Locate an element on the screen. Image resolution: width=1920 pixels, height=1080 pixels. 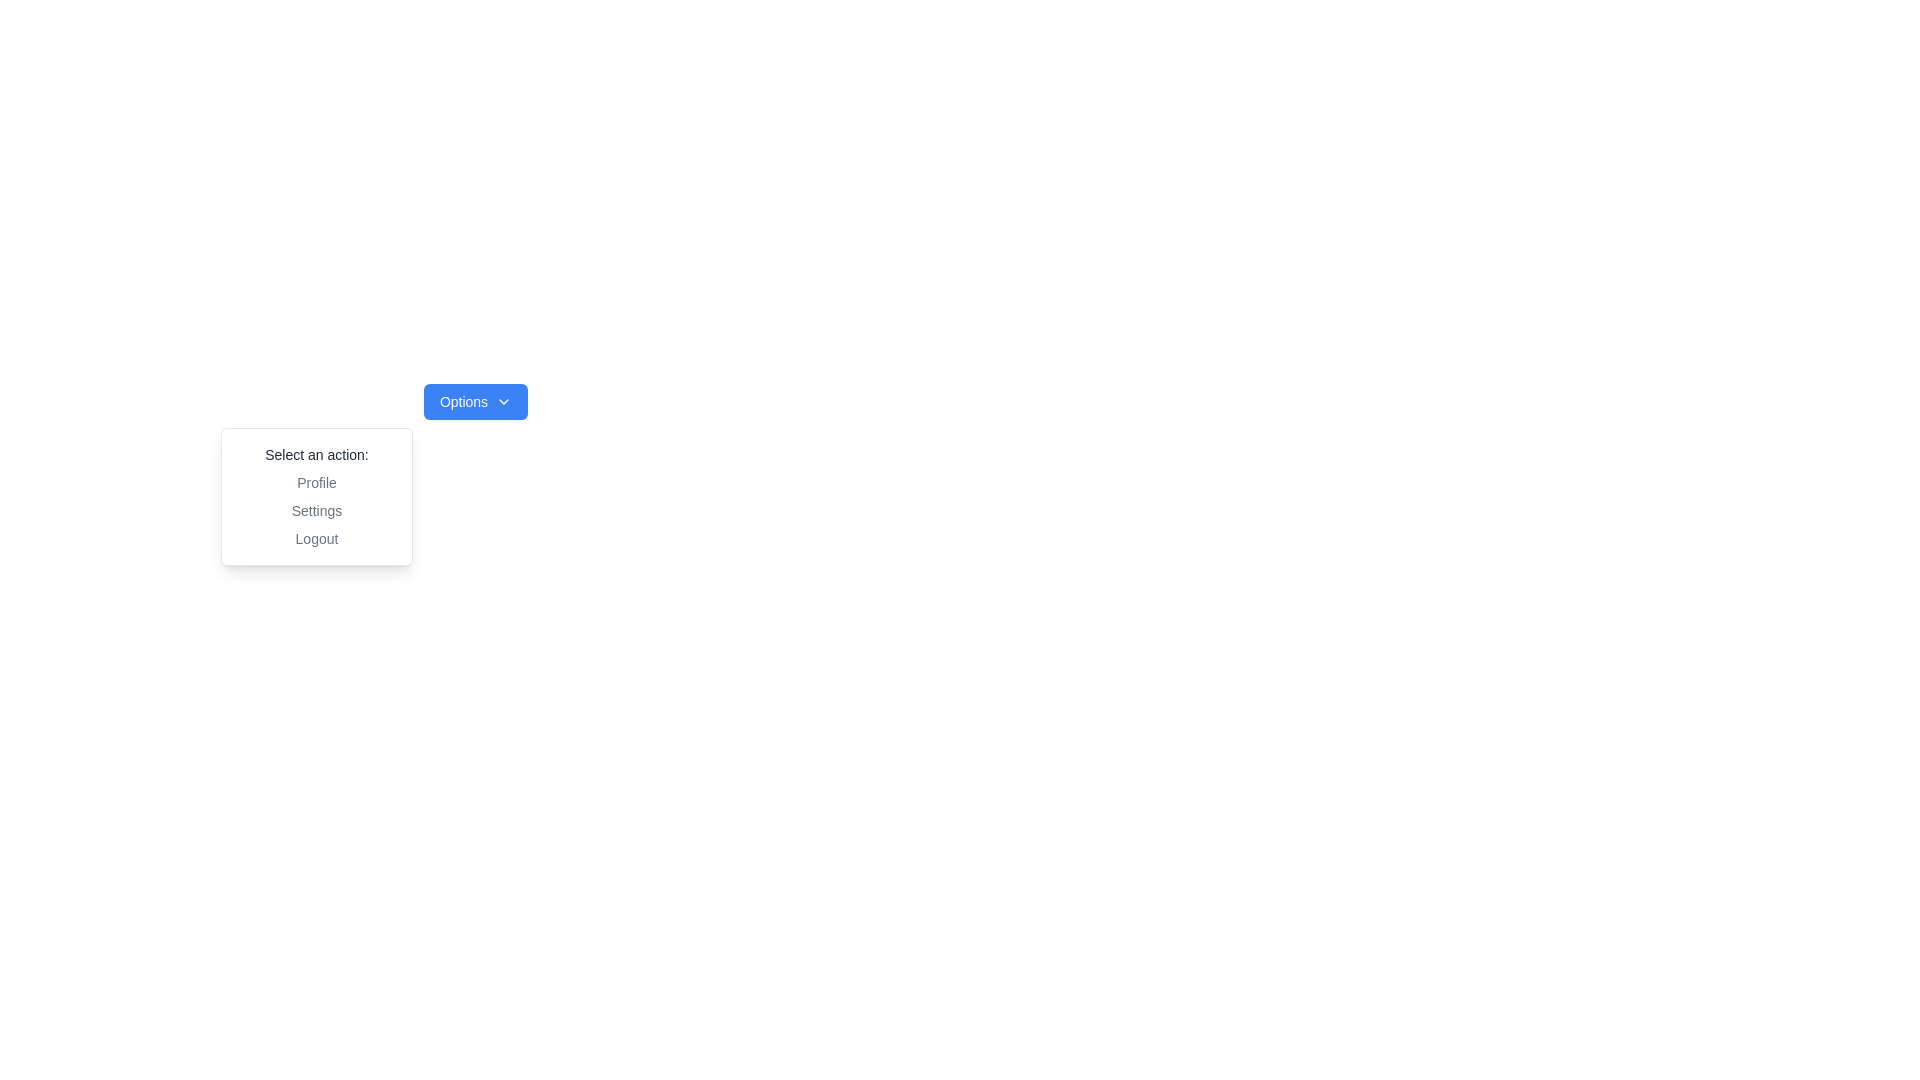
the 'Profile' text label, which serves as a title for the interactive link underneath it in the dropdown menu is located at coordinates (315, 482).